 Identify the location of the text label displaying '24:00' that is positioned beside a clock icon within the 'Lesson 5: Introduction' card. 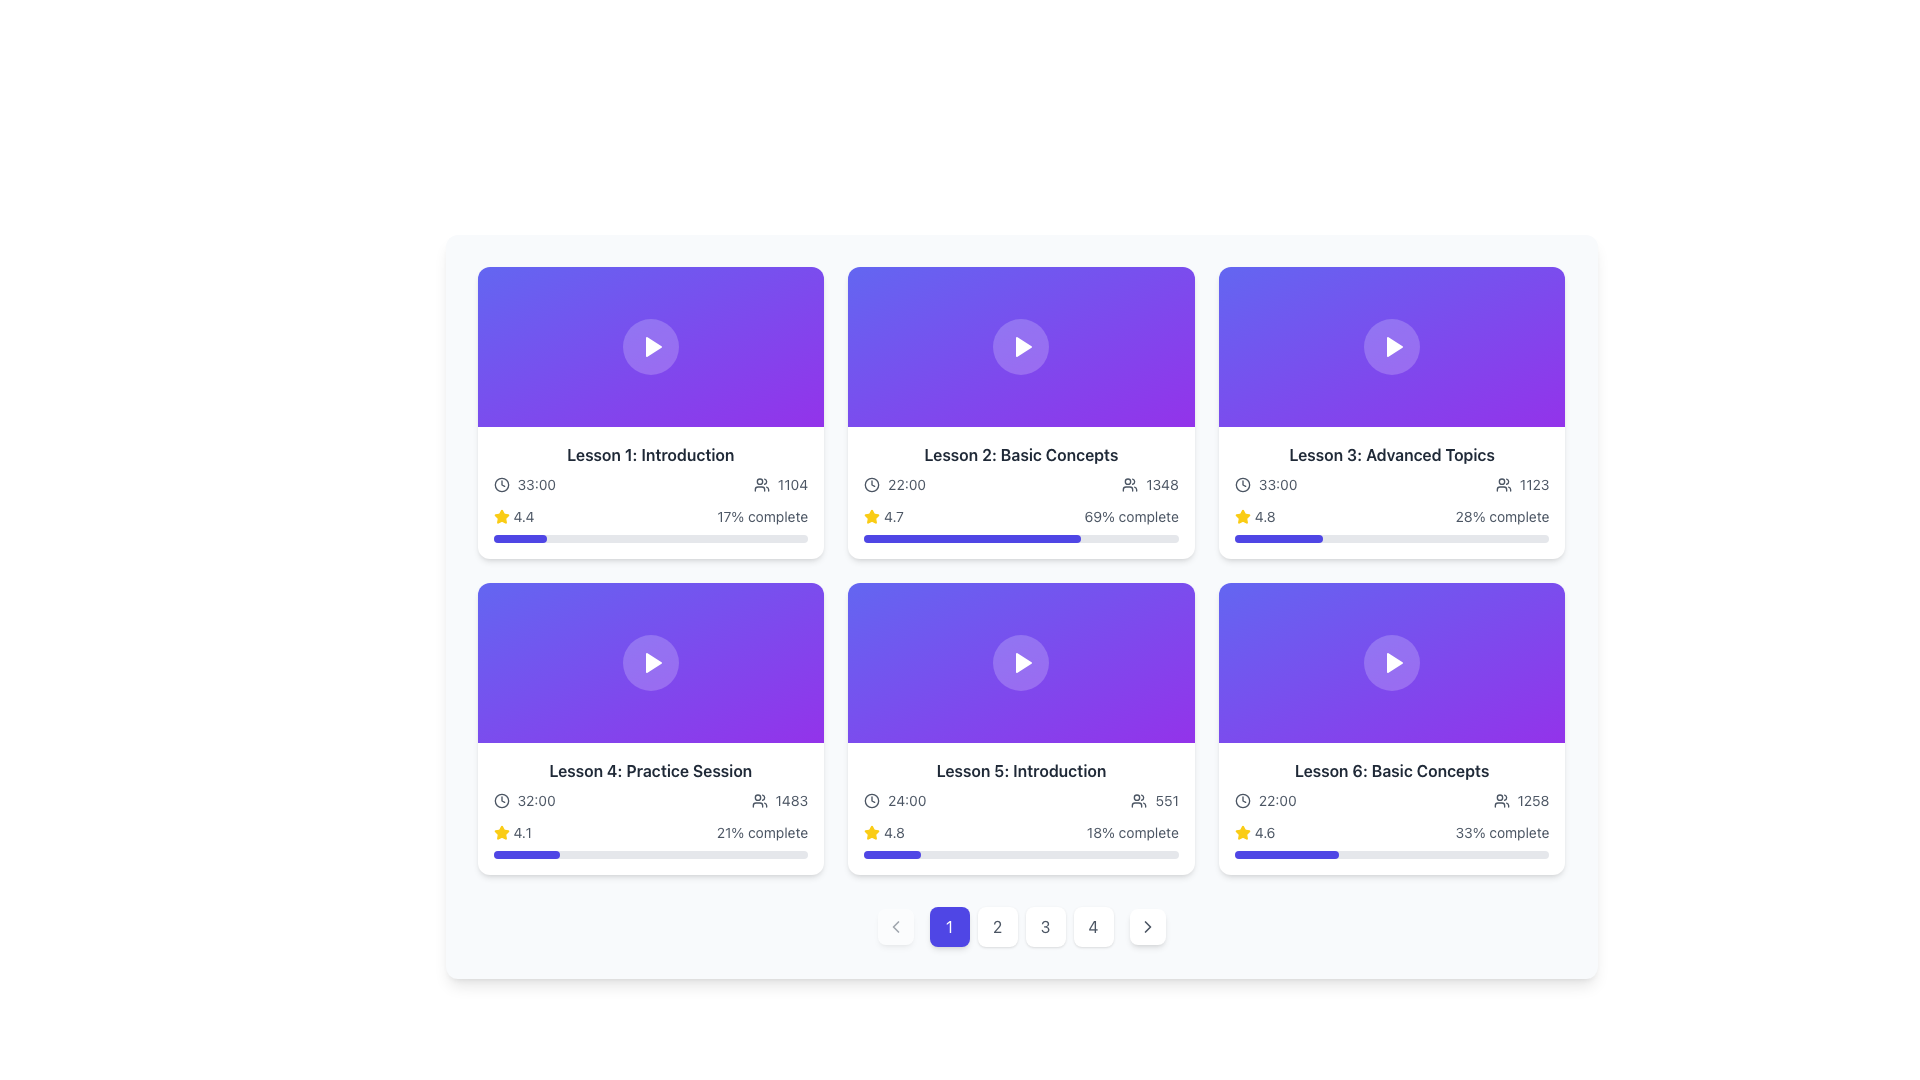
(906, 800).